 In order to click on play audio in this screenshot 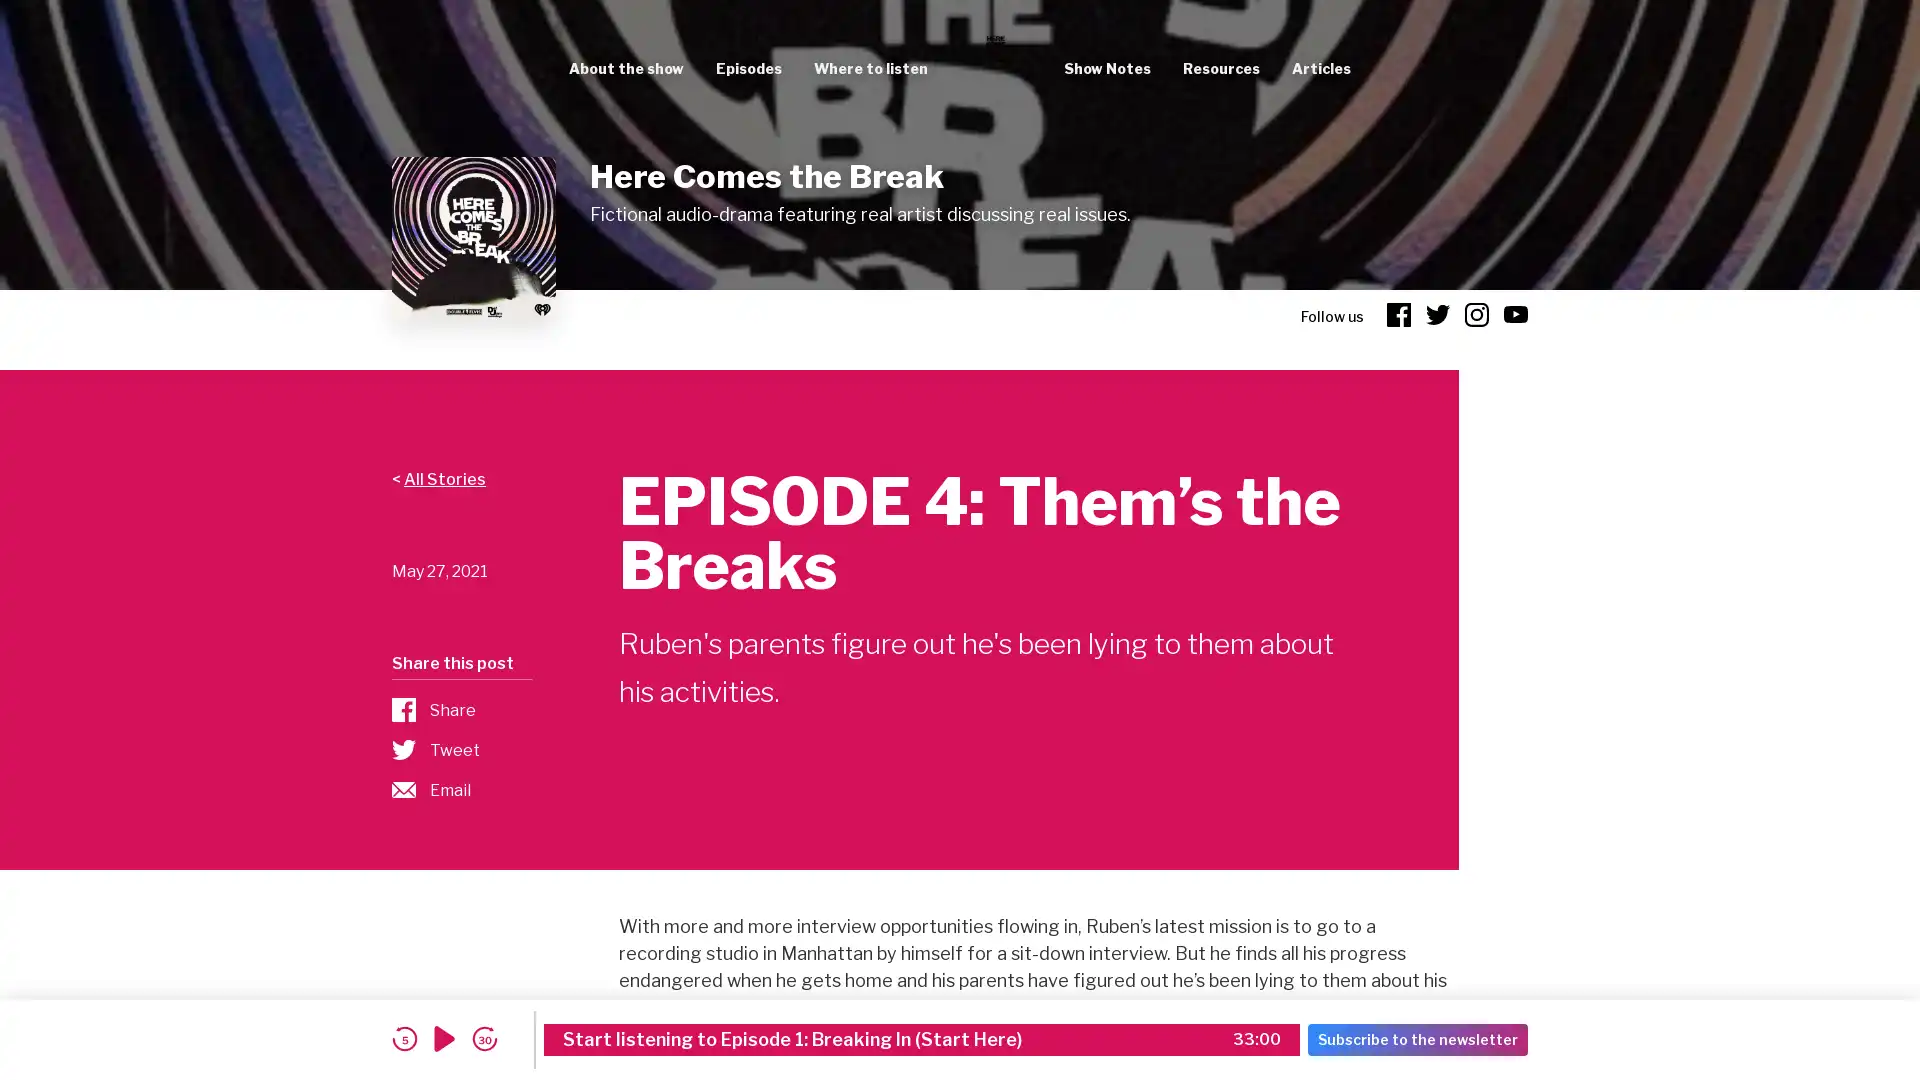, I will do `click(444, 1038)`.